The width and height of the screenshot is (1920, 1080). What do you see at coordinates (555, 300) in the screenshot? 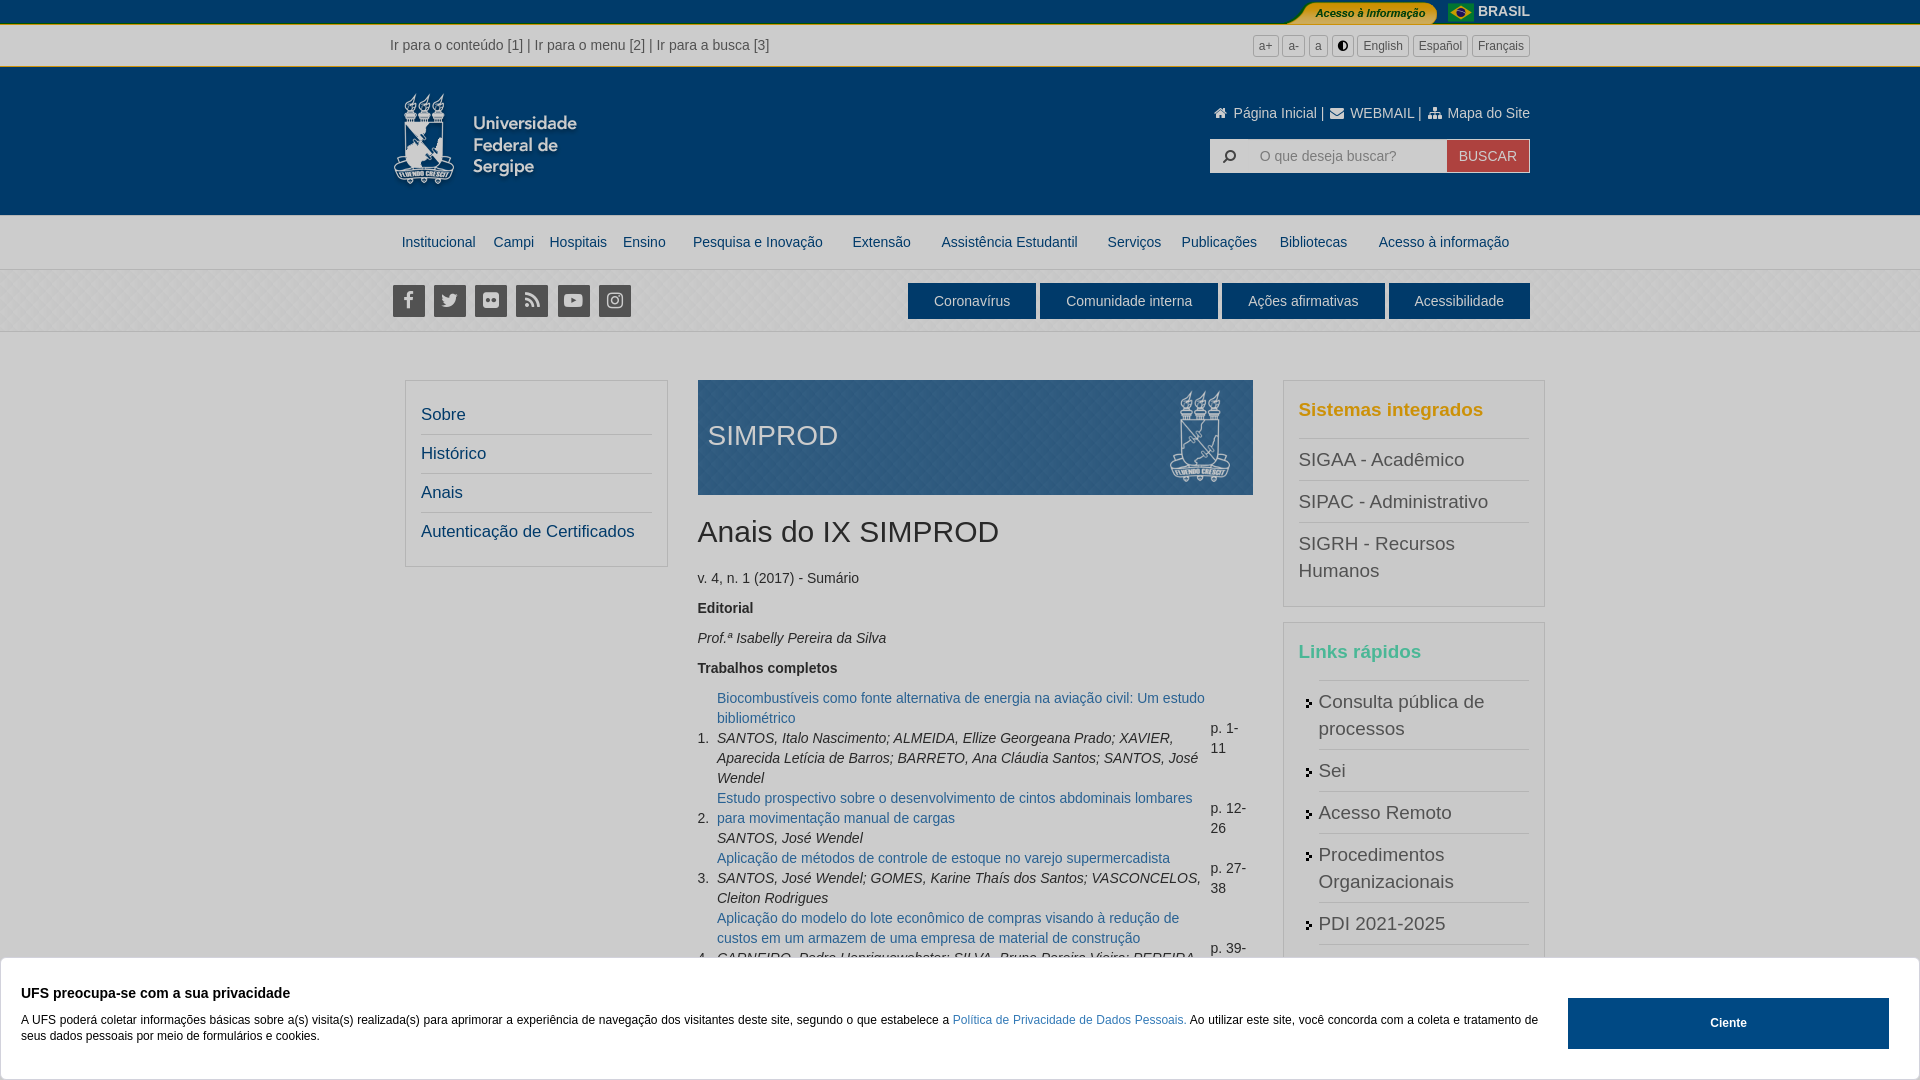
I see `'Youtube'` at bounding box center [555, 300].